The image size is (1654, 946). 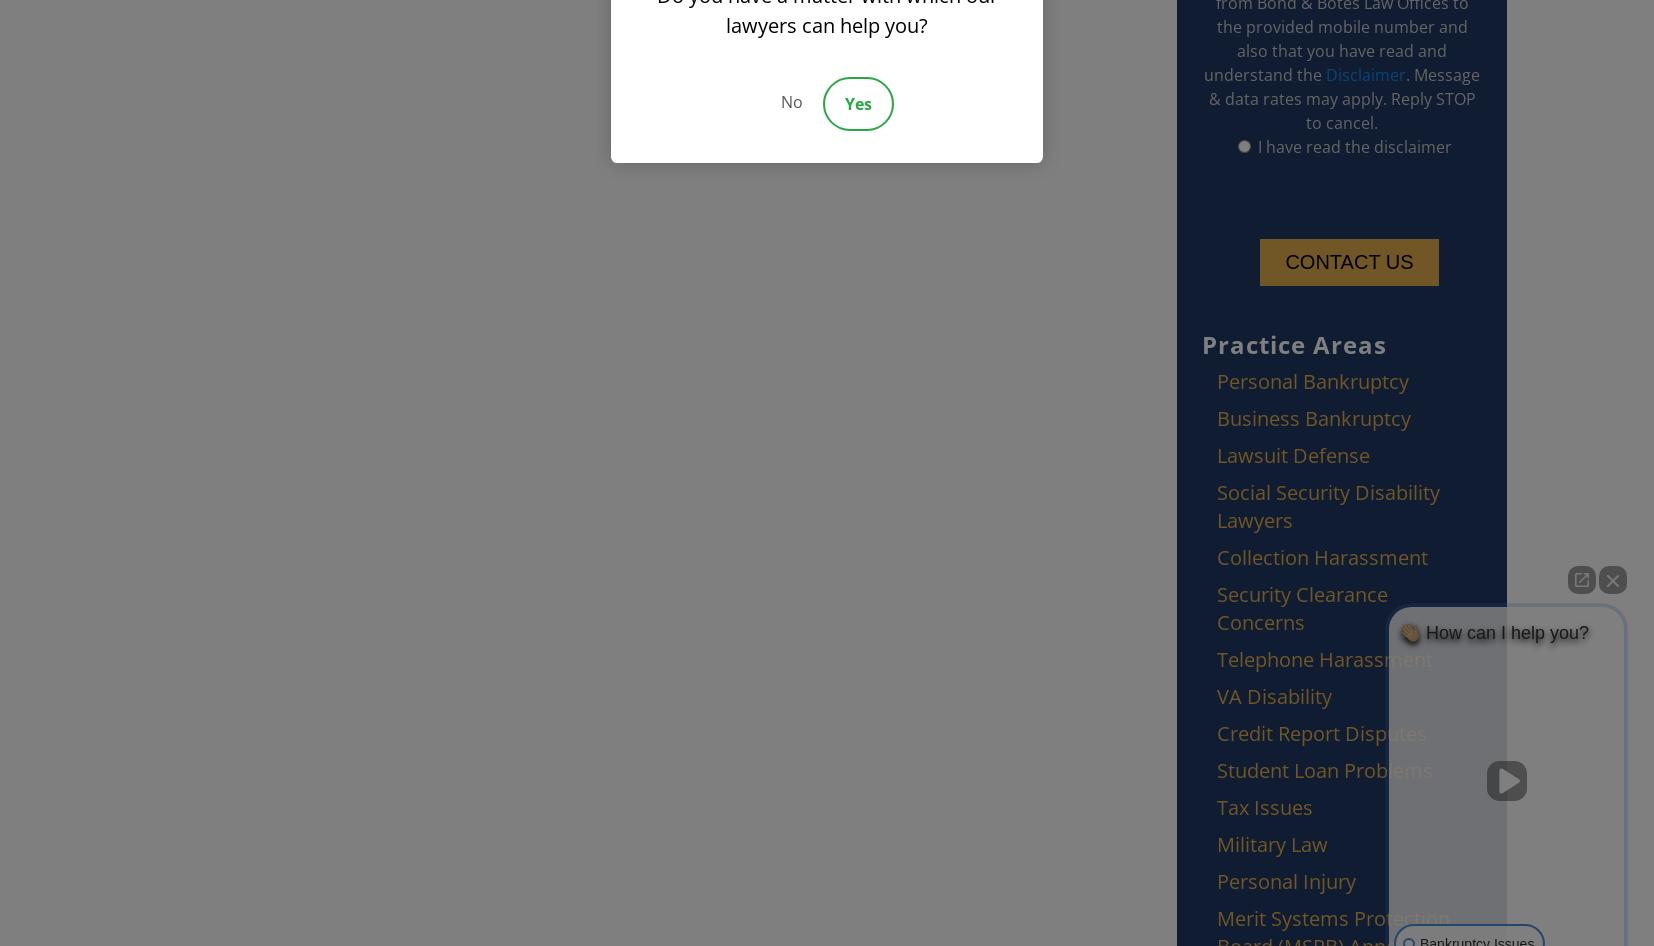 I want to click on '. Message & data rates may apply. Reply STOP to cancel.', so click(x=1344, y=98).